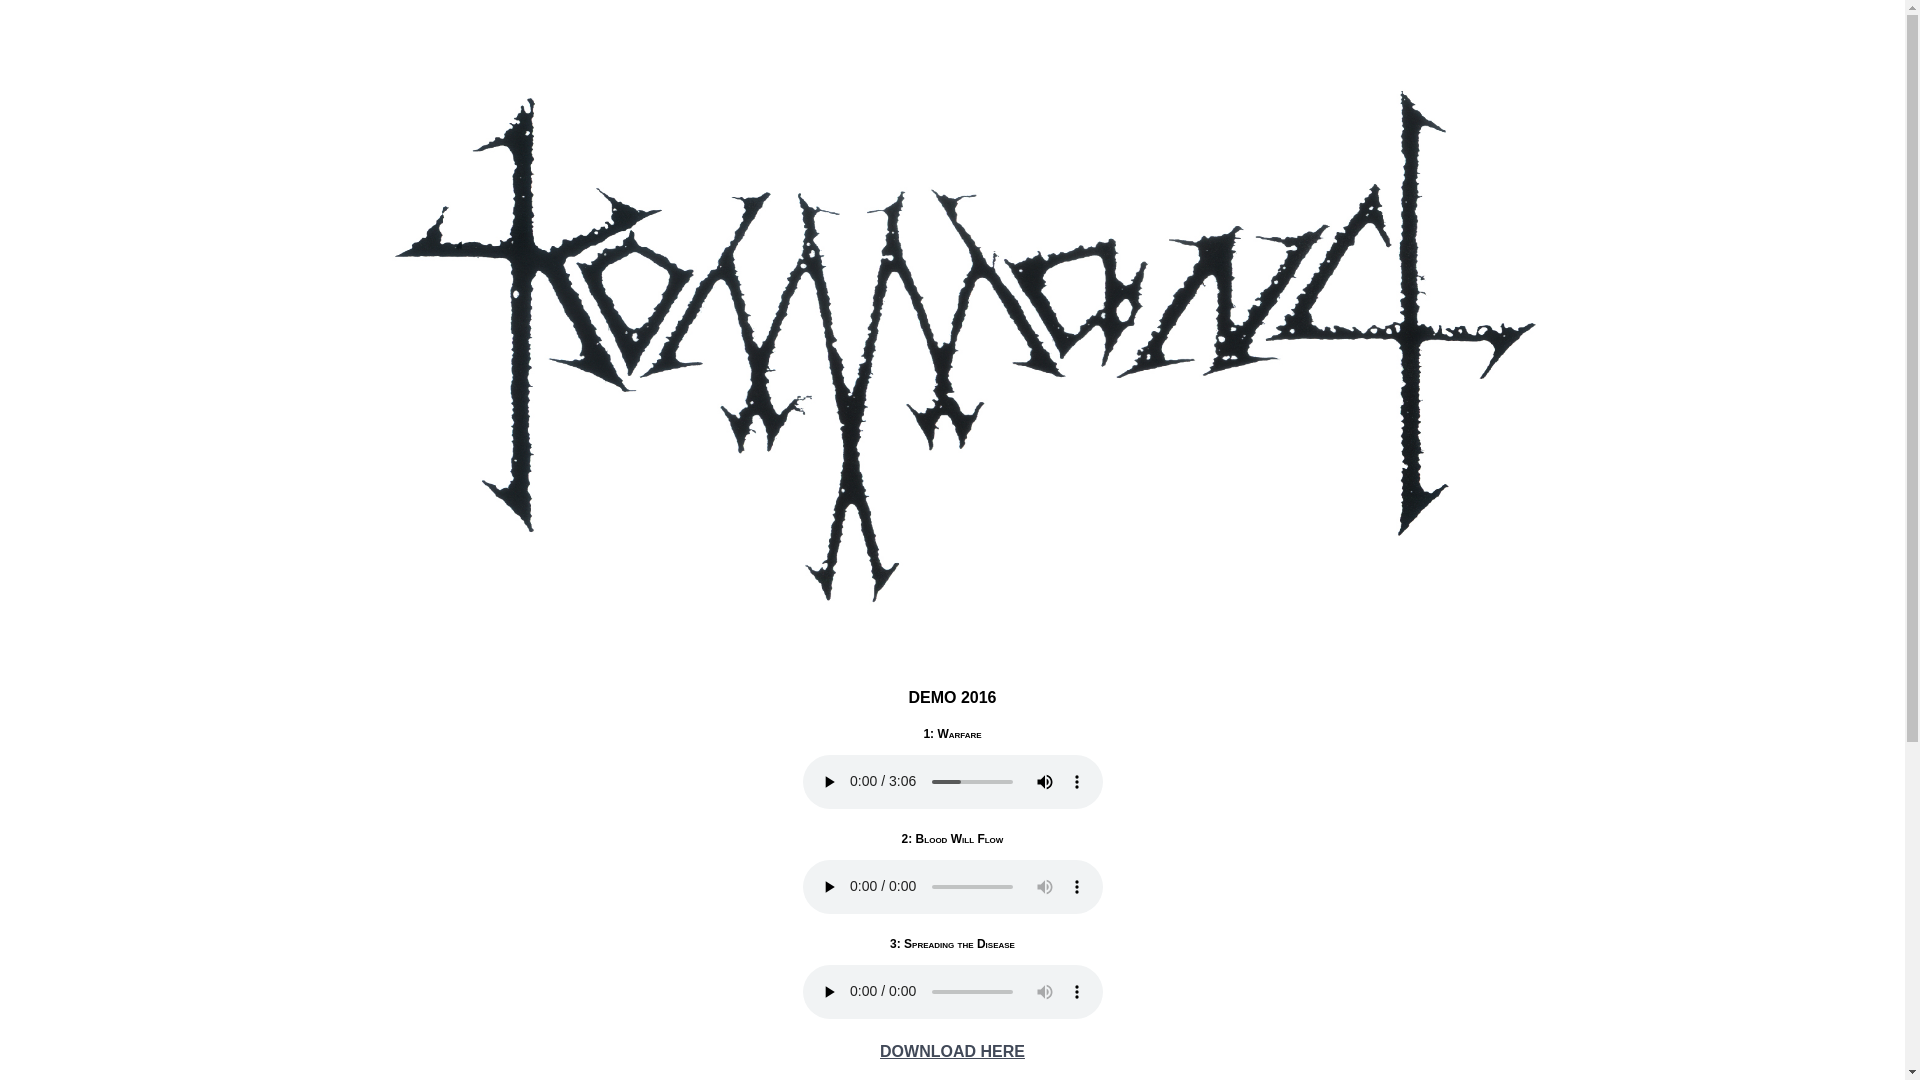  I want to click on 'DOWNLOAD HERE', so click(951, 1050).